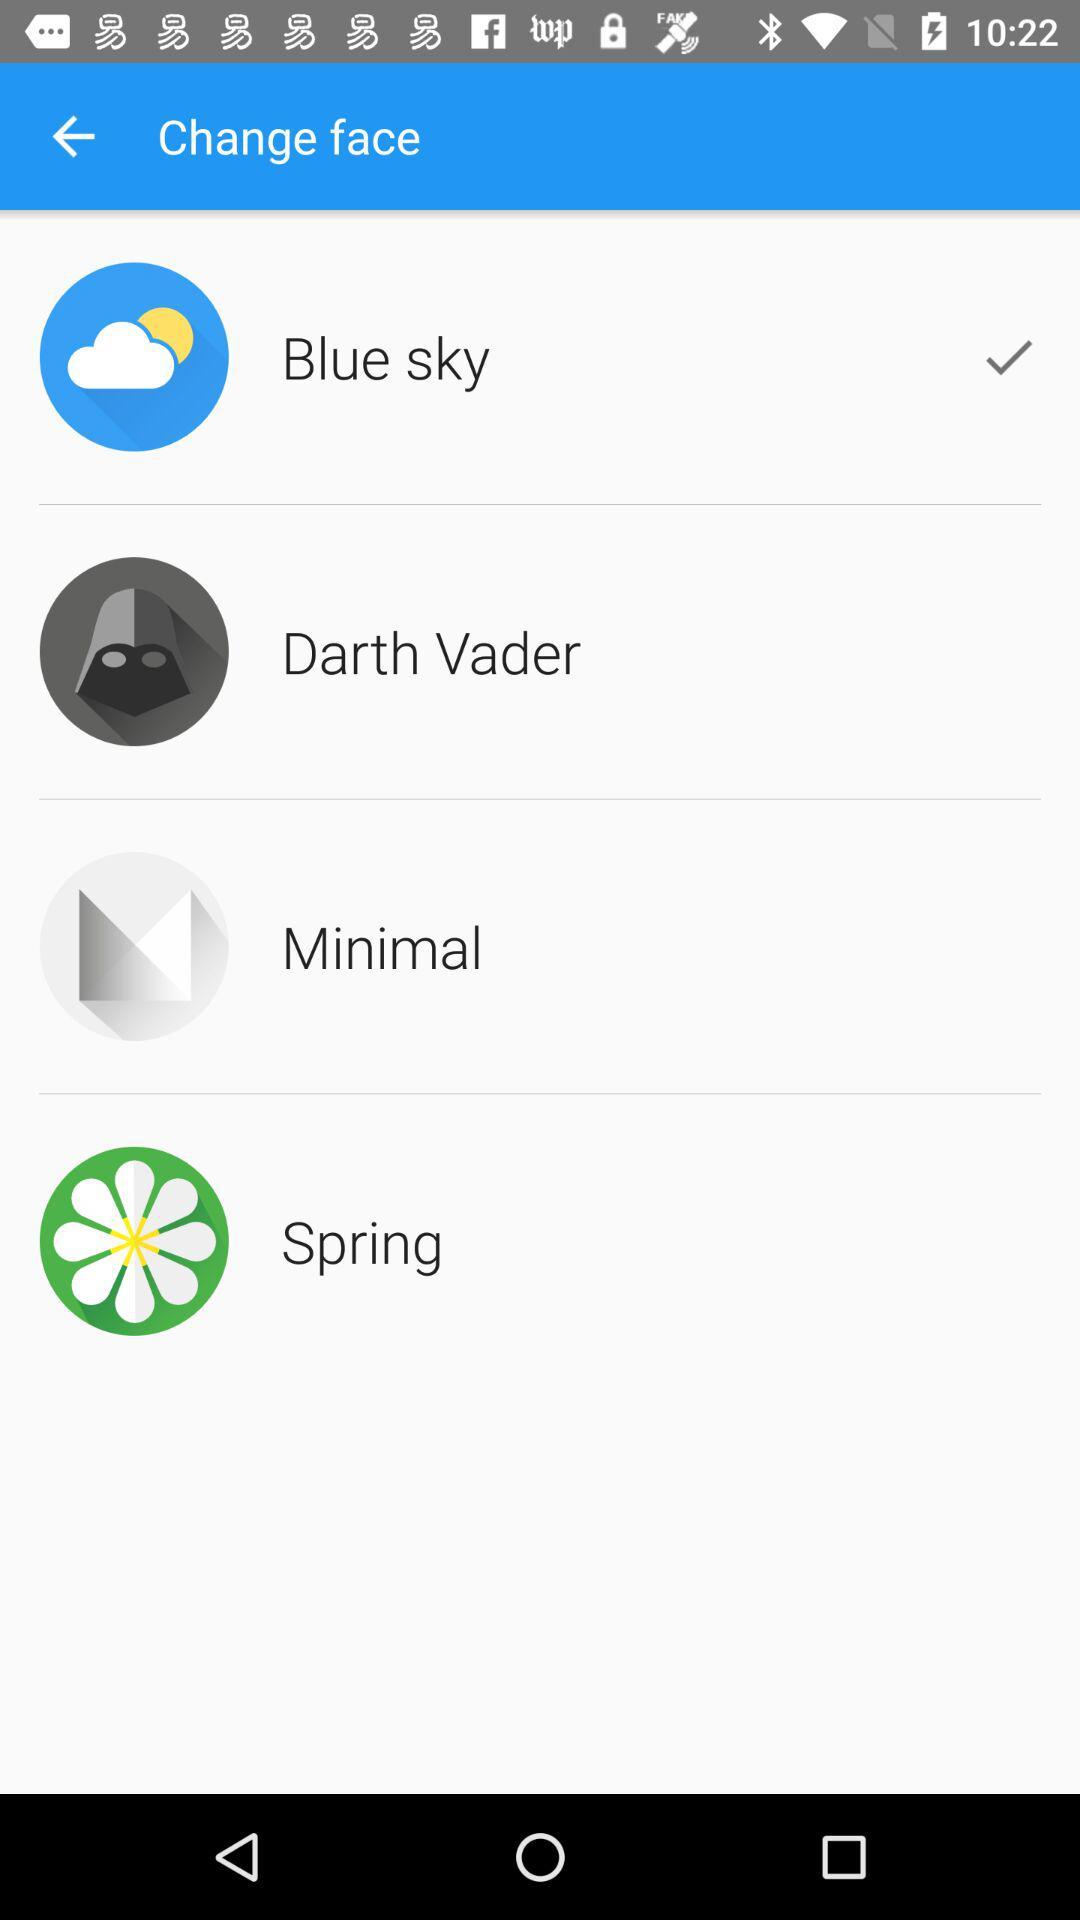 The width and height of the screenshot is (1080, 1920). I want to click on the spring icon, so click(362, 1239).